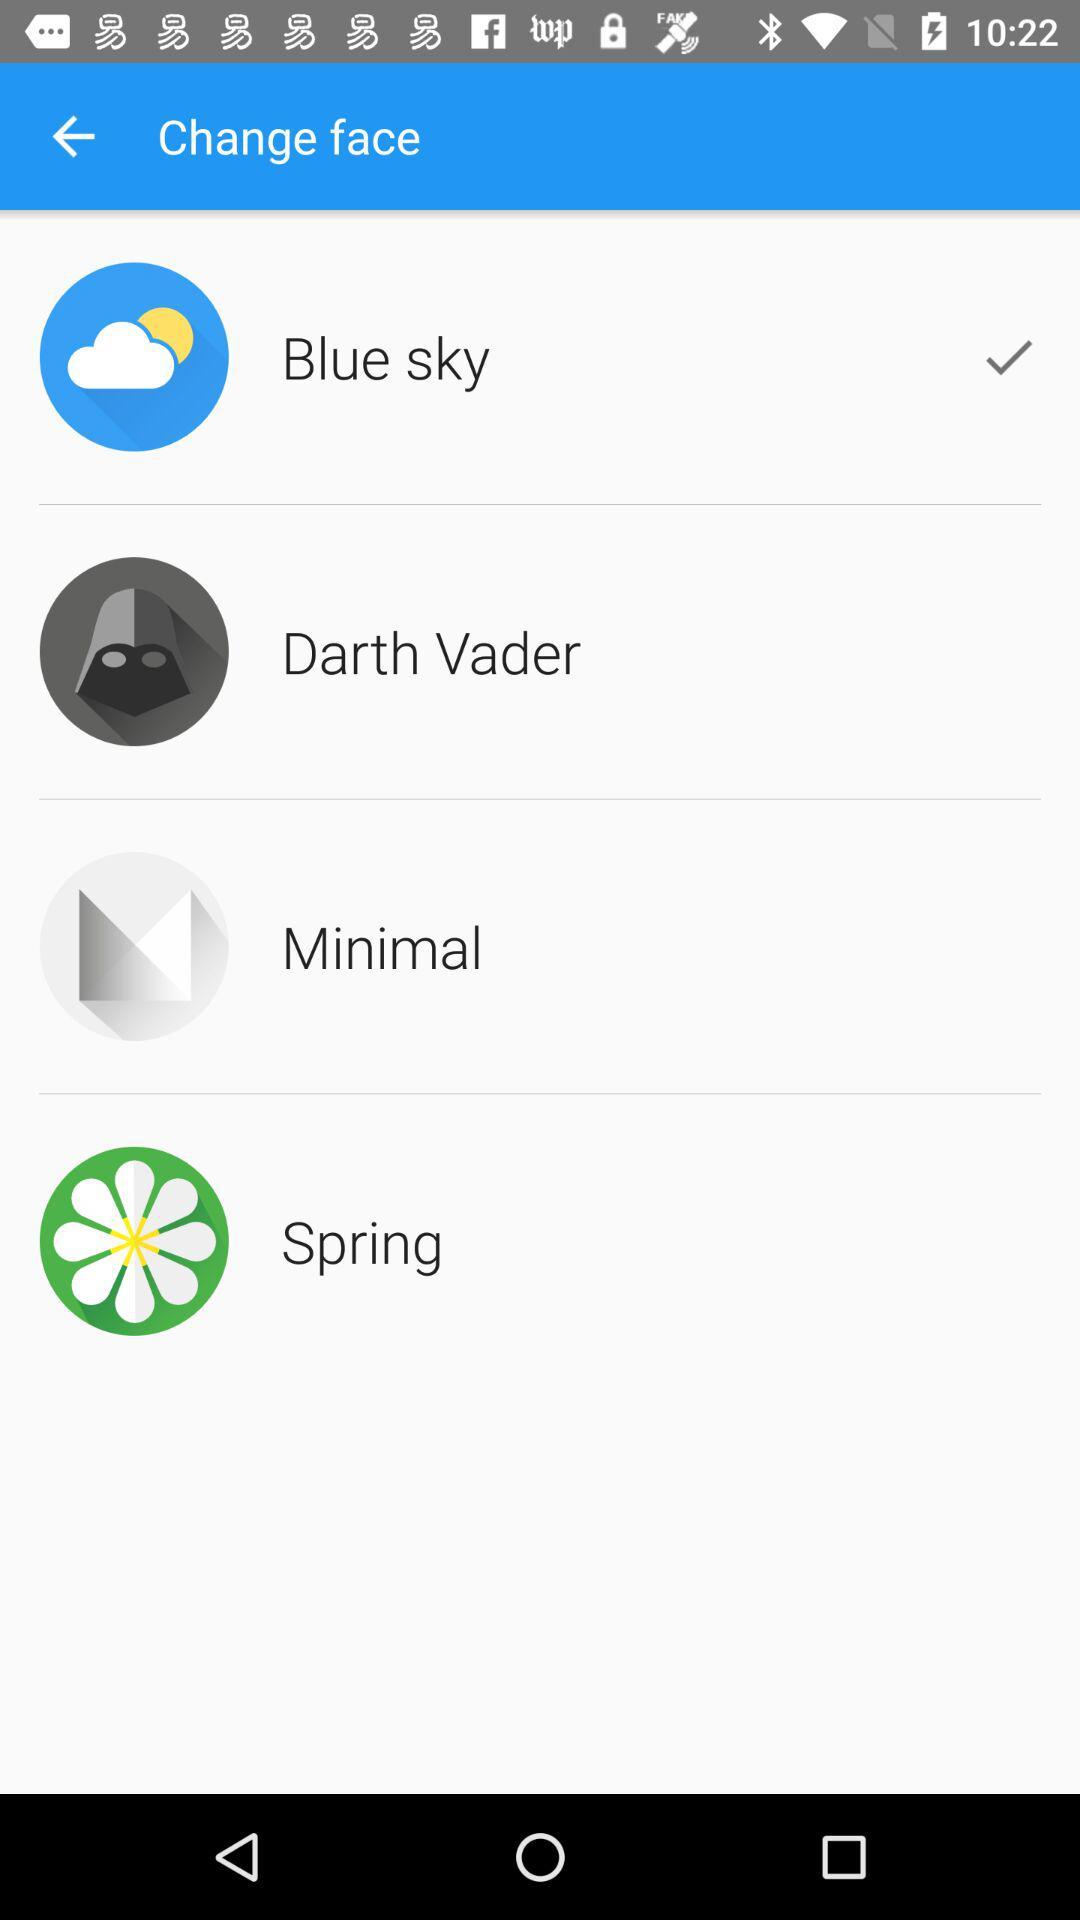 The width and height of the screenshot is (1080, 1920). I want to click on the spring icon, so click(362, 1239).